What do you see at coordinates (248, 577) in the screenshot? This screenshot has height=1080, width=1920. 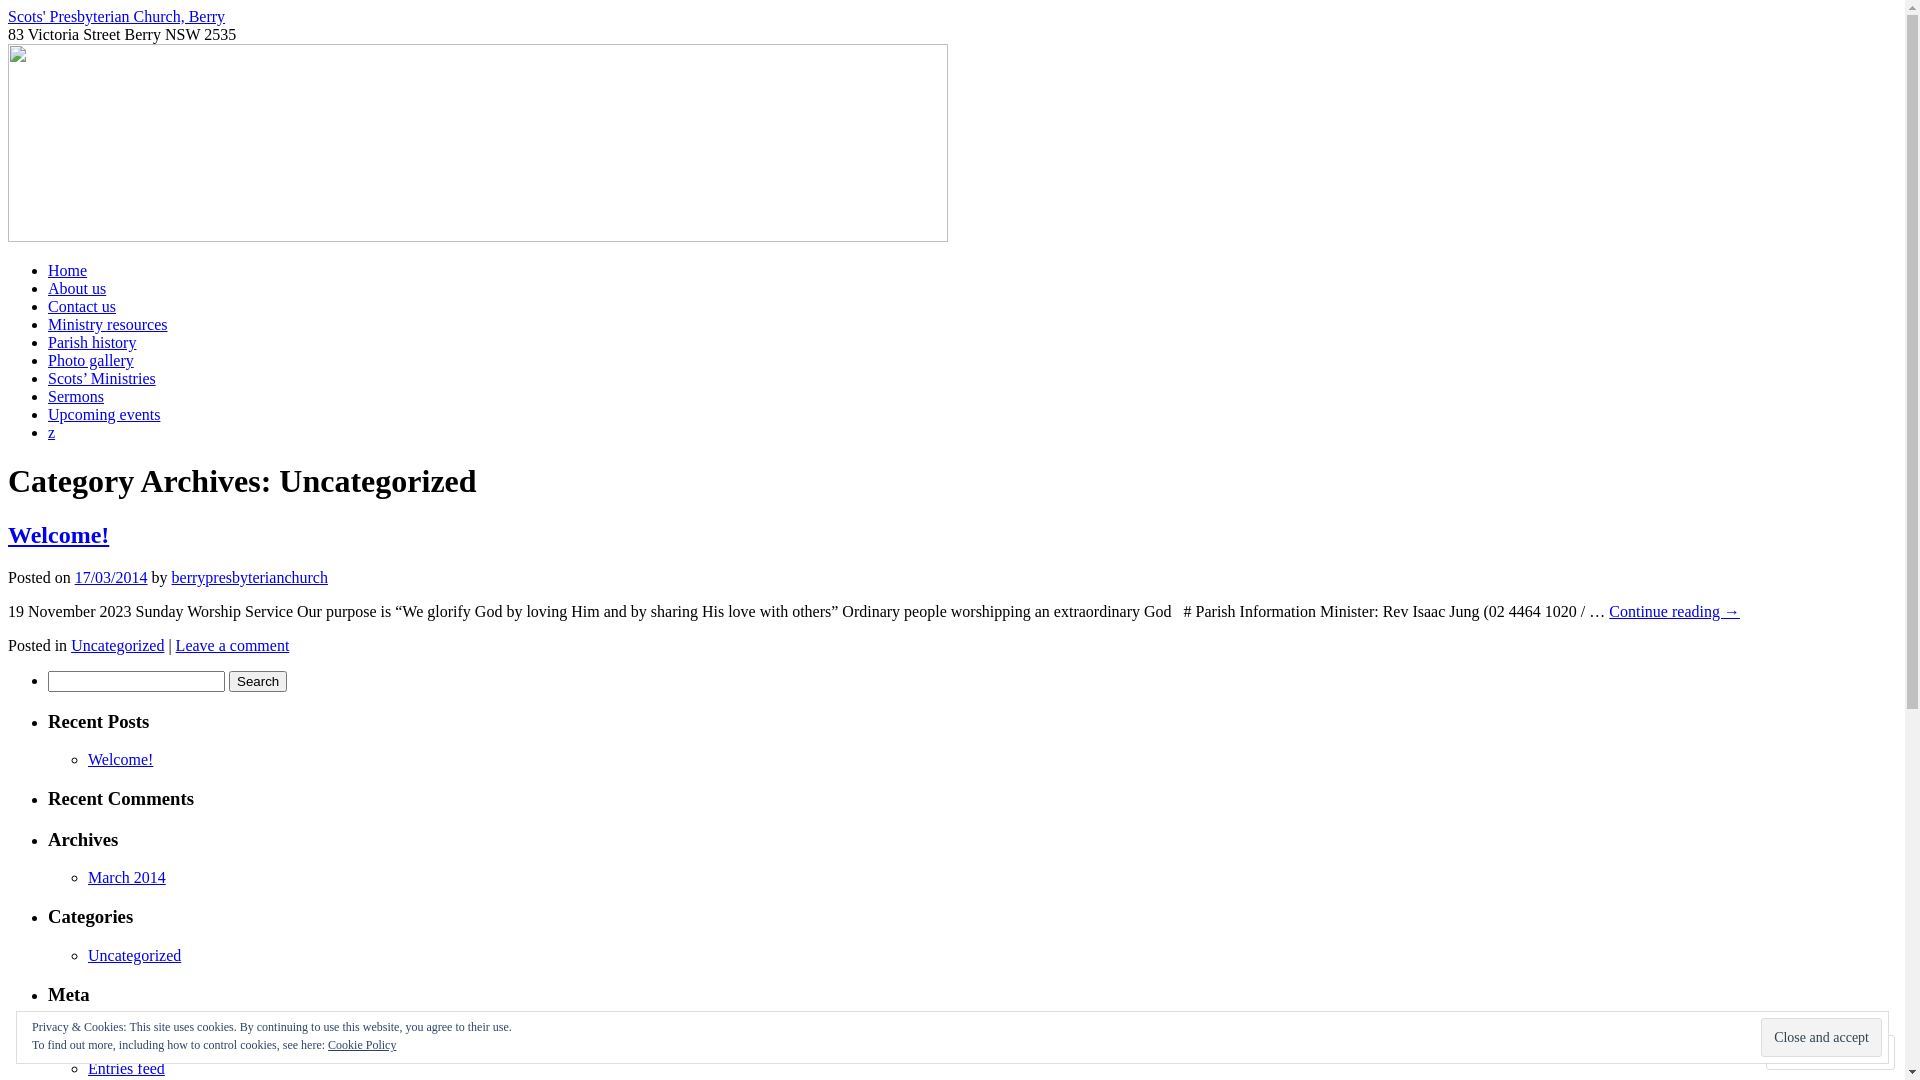 I see `'berrypresbyterianchurch'` at bounding box center [248, 577].